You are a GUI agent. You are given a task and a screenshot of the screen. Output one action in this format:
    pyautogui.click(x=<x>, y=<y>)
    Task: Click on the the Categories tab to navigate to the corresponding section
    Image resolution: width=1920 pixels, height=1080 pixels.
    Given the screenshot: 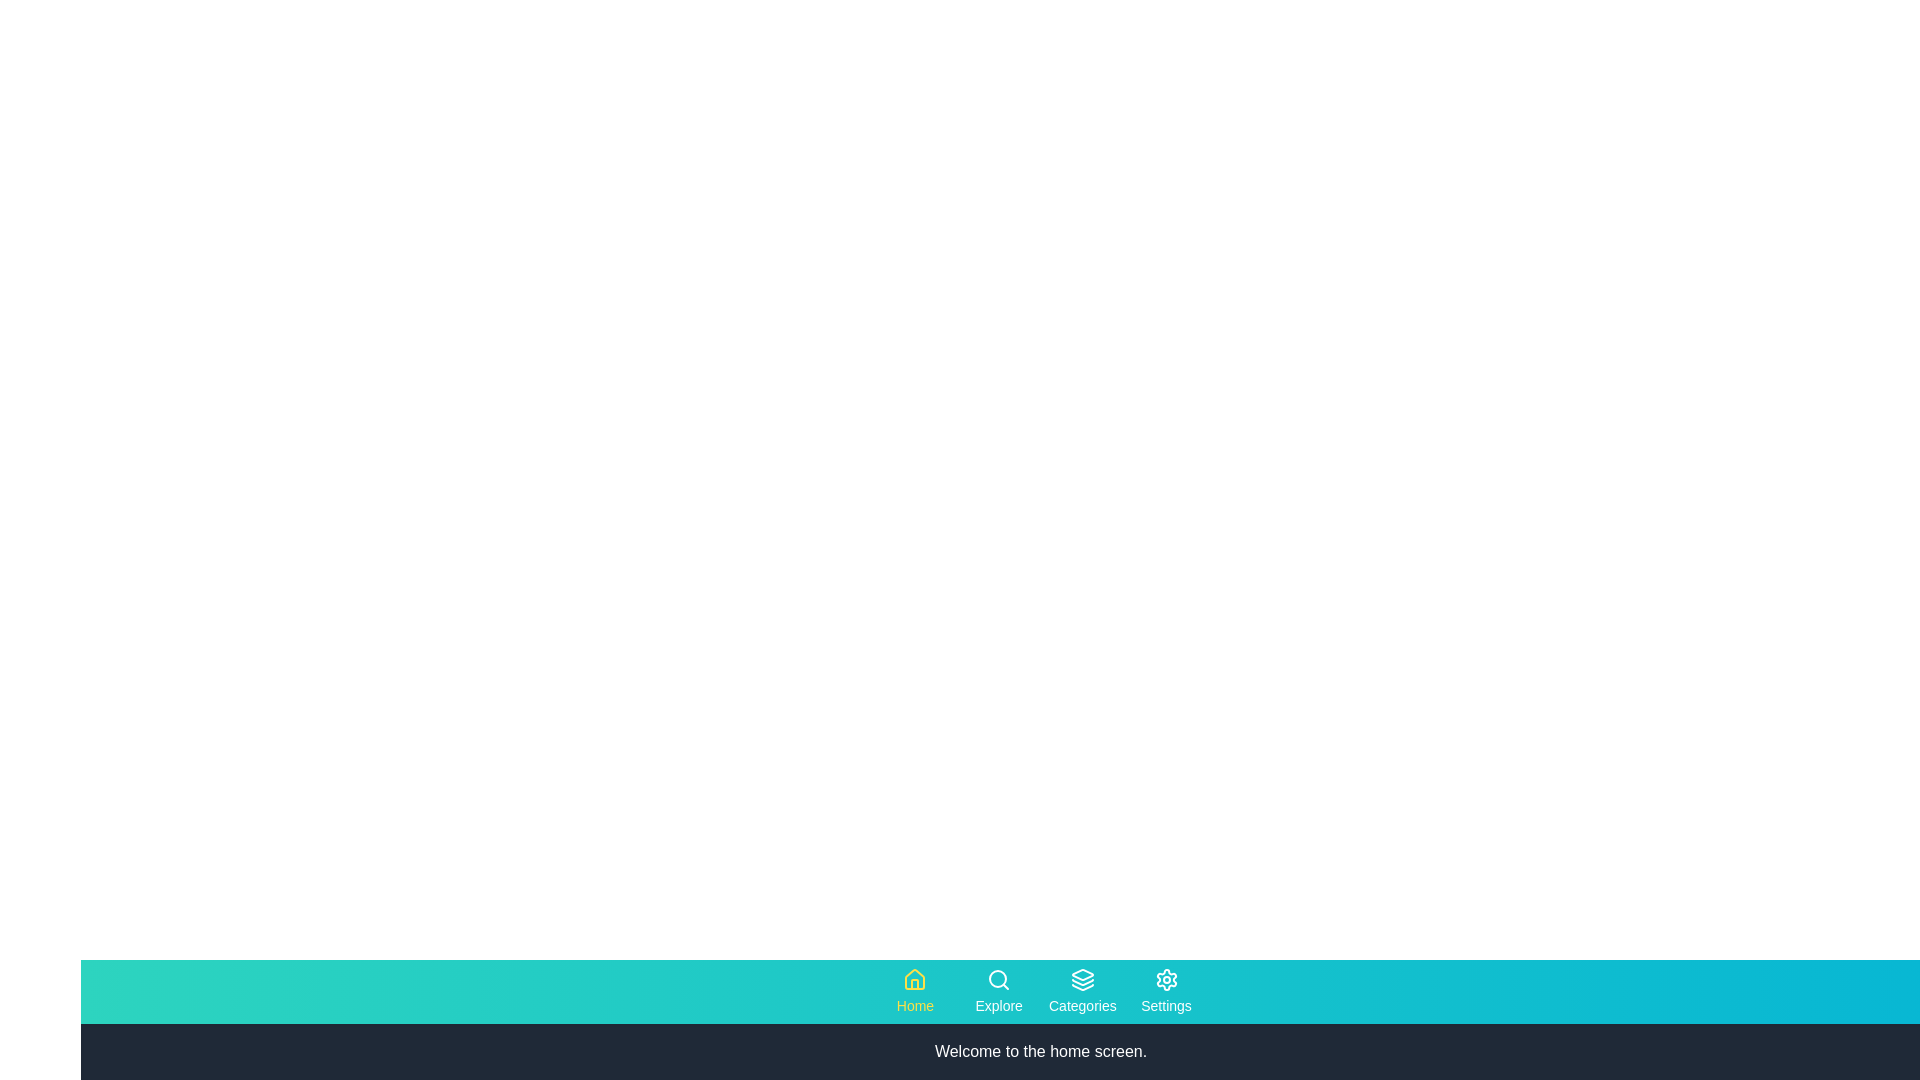 What is the action you would take?
    pyautogui.click(x=1081, y=991)
    